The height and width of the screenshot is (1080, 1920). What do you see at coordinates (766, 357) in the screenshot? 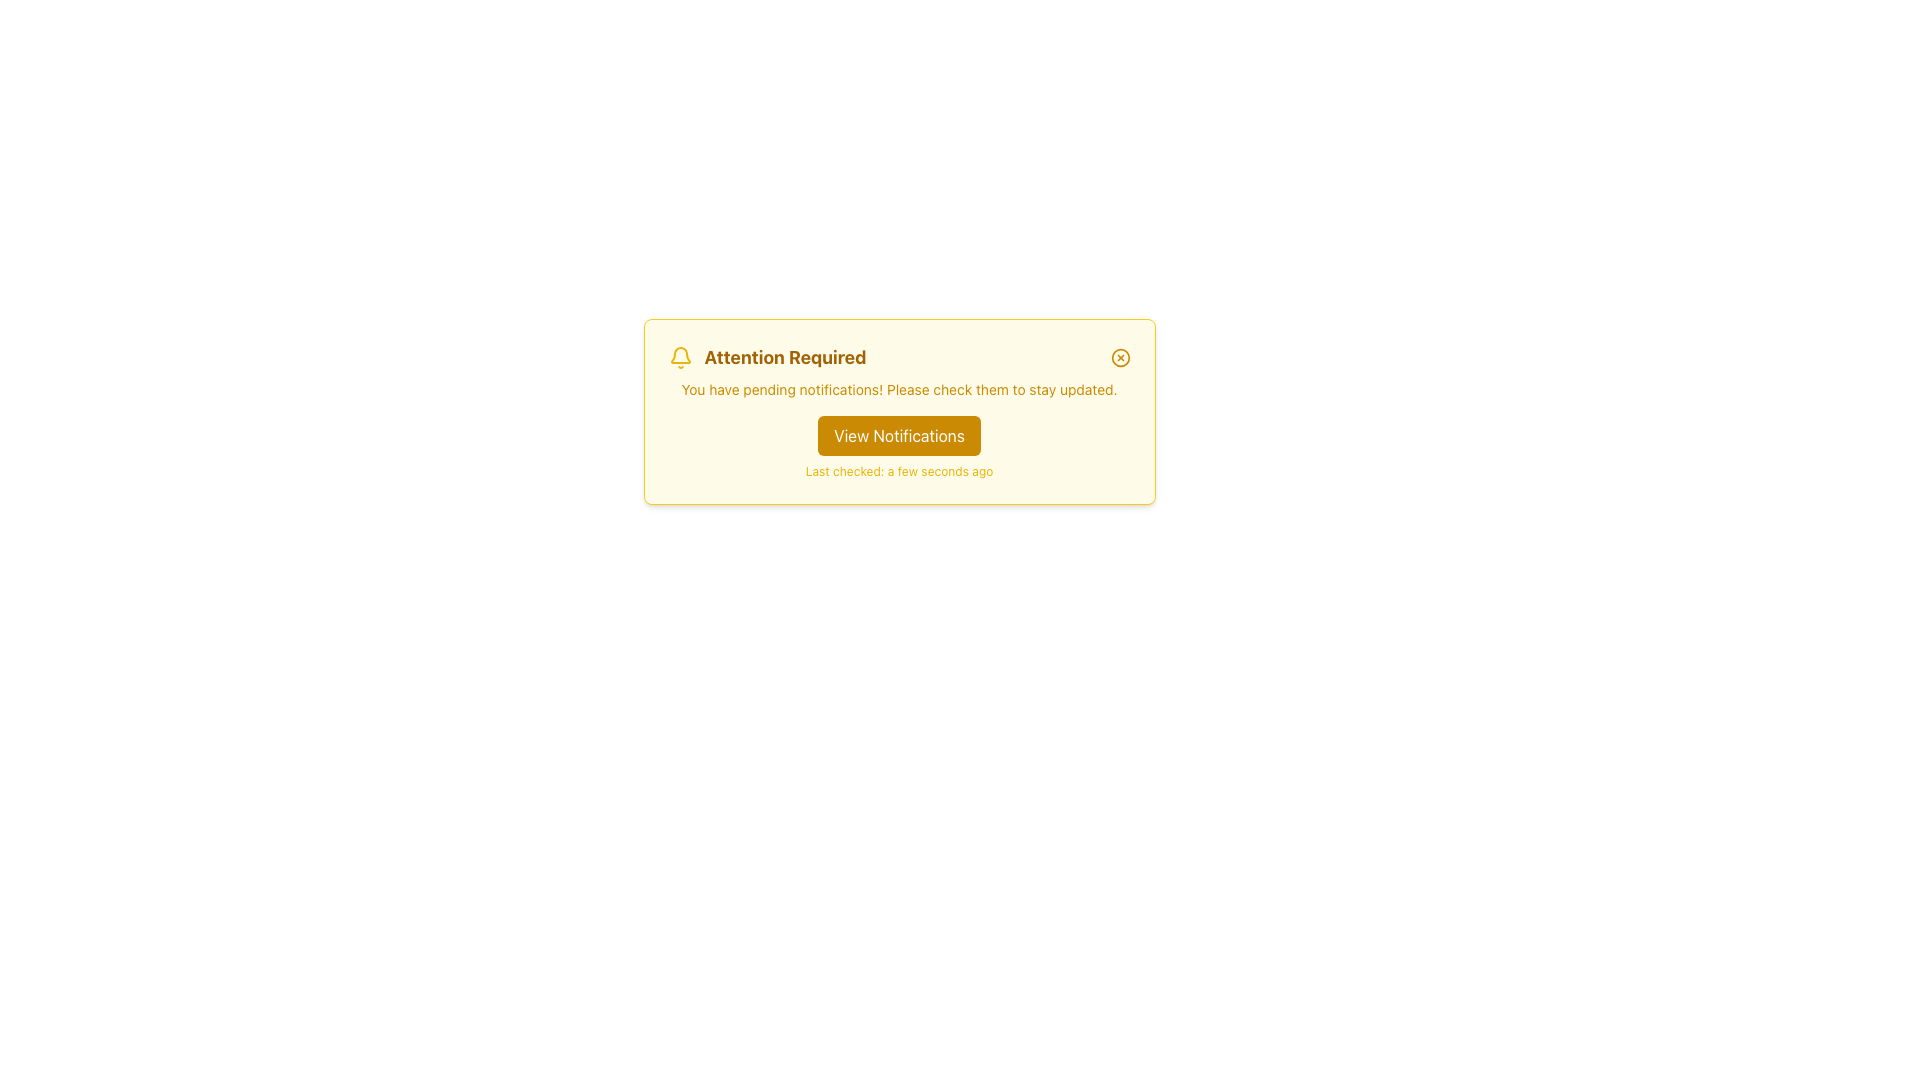
I see `displayed message from the text label with an accompanying icon located at the top-left corner of the alert box` at bounding box center [766, 357].